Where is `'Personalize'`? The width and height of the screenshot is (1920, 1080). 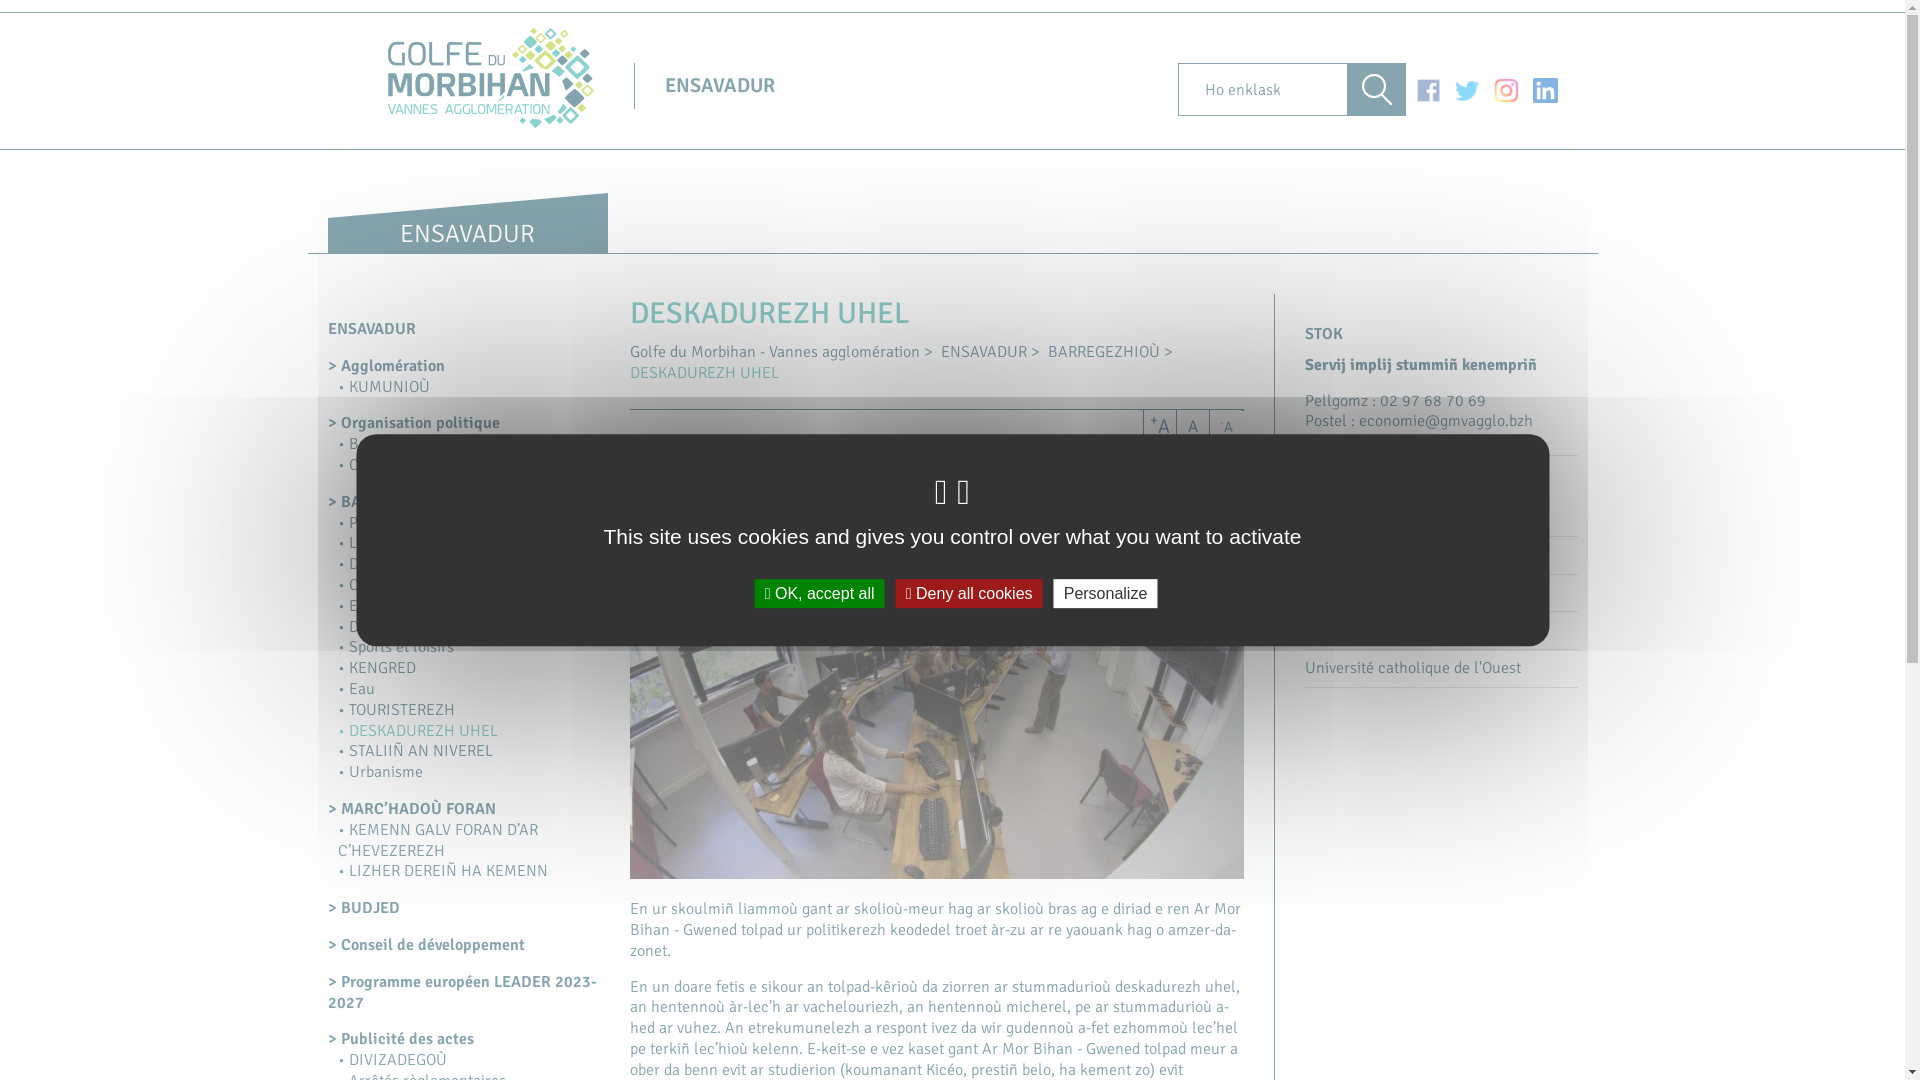
'Personalize' is located at coordinates (1104, 592).